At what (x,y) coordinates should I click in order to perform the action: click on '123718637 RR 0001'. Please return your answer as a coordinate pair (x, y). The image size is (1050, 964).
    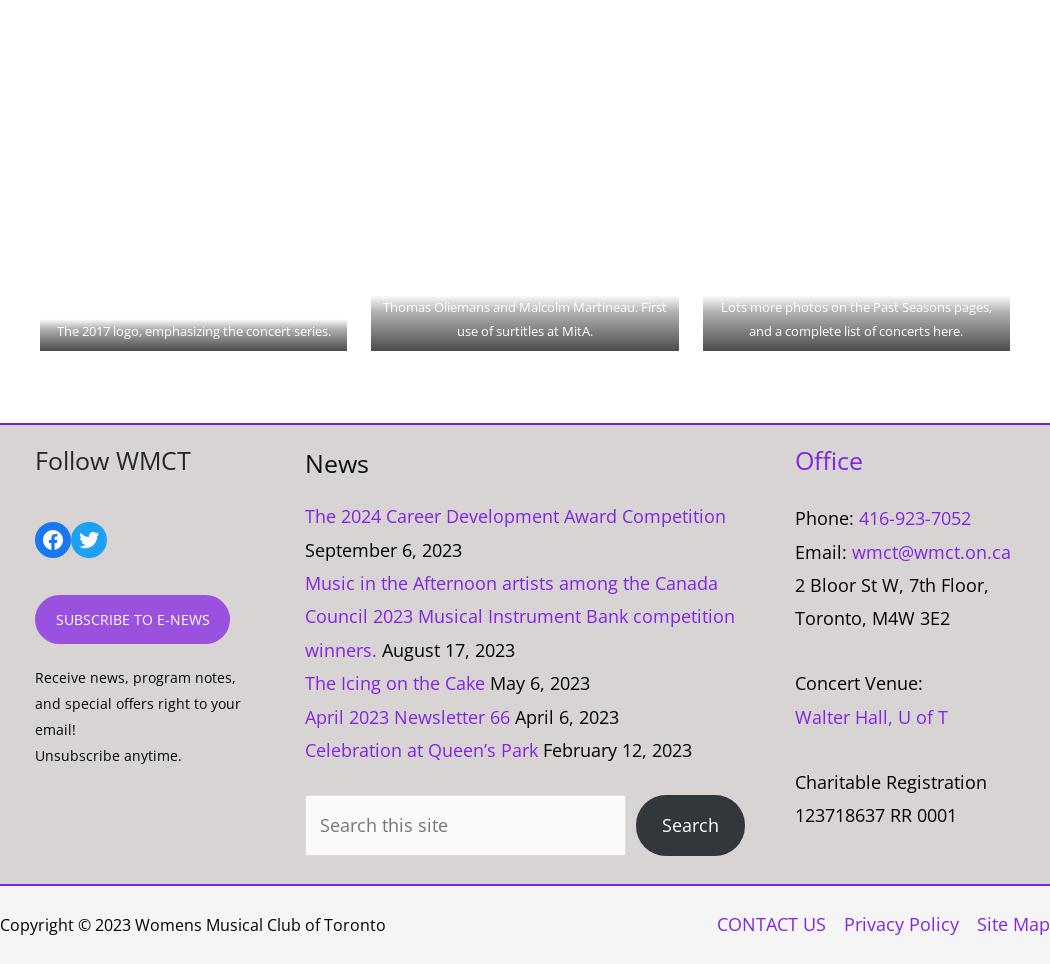
    Looking at the image, I should click on (875, 813).